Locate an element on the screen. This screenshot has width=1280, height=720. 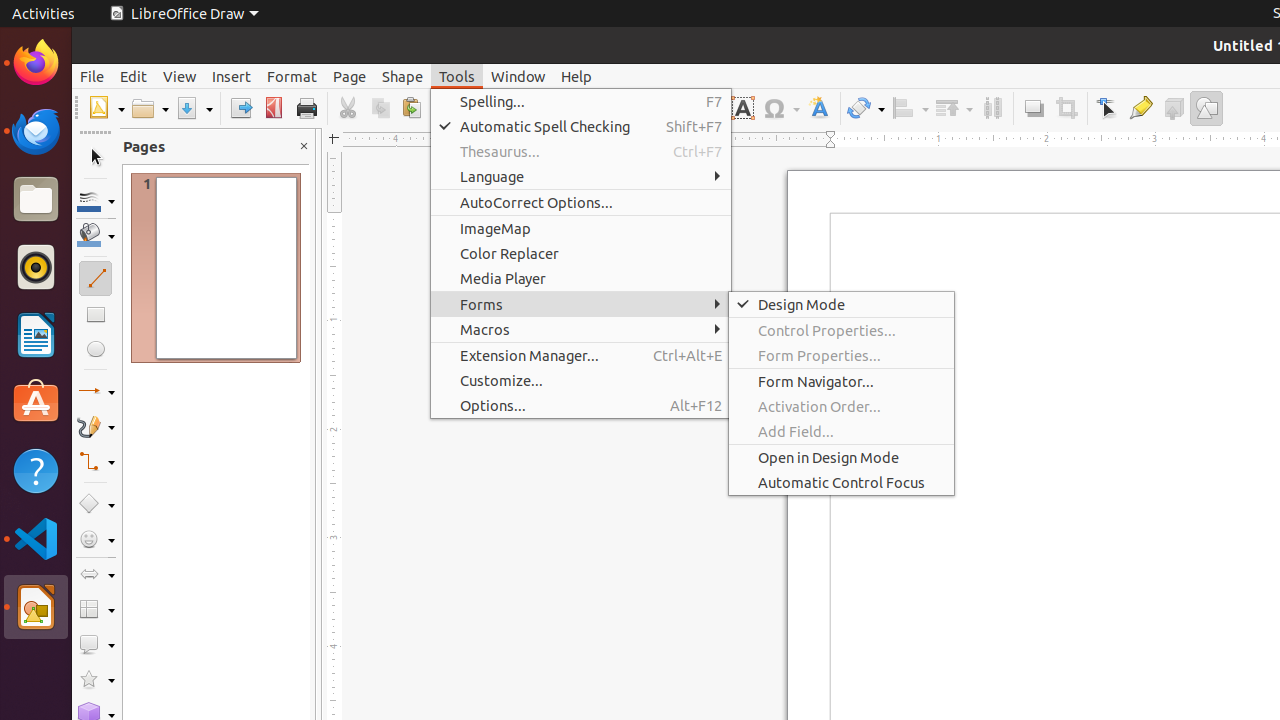
'Media Player' is located at coordinates (579, 278).